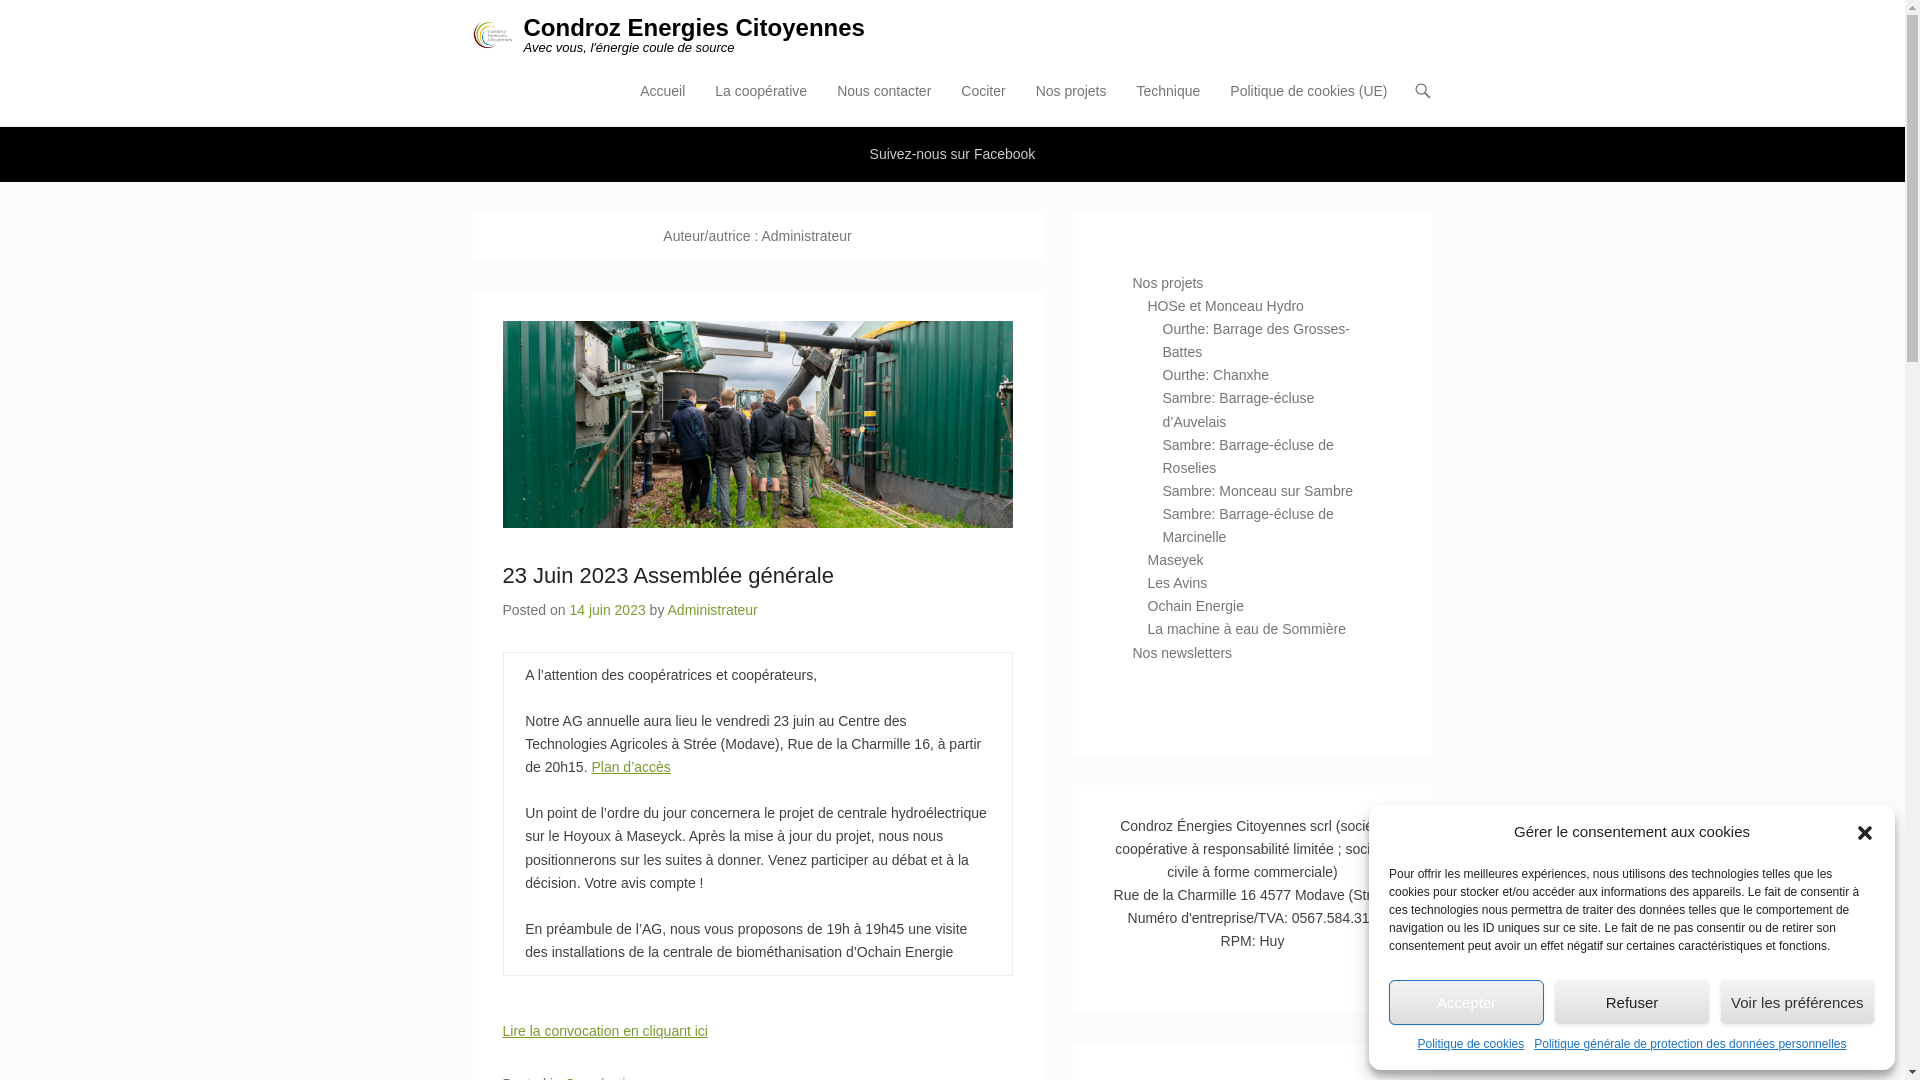 This screenshot has height=1080, width=1920. What do you see at coordinates (1255, 339) in the screenshot?
I see `'Ourthe: Barrage des Grosses-Battes'` at bounding box center [1255, 339].